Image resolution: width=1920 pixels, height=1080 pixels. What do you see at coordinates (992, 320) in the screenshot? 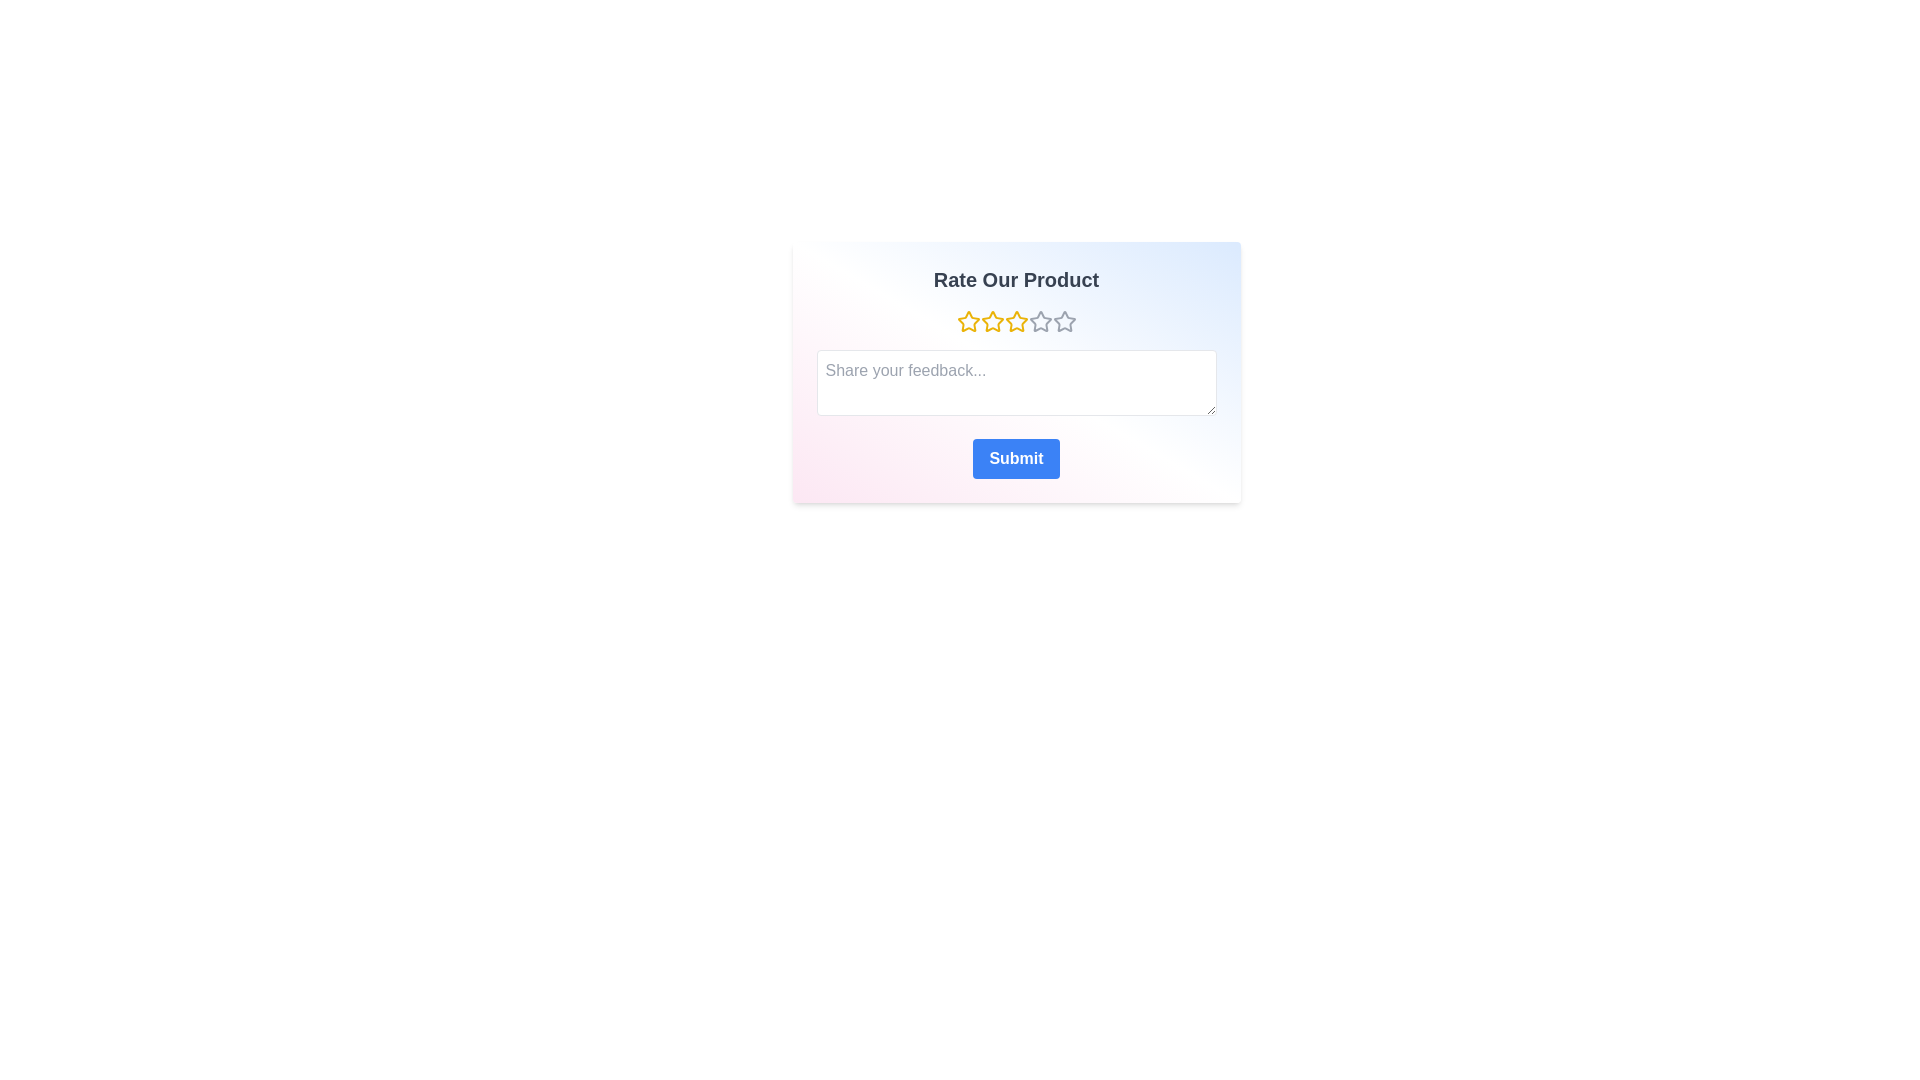
I see `the star representing 2 to set the rating` at bounding box center [992, 320].